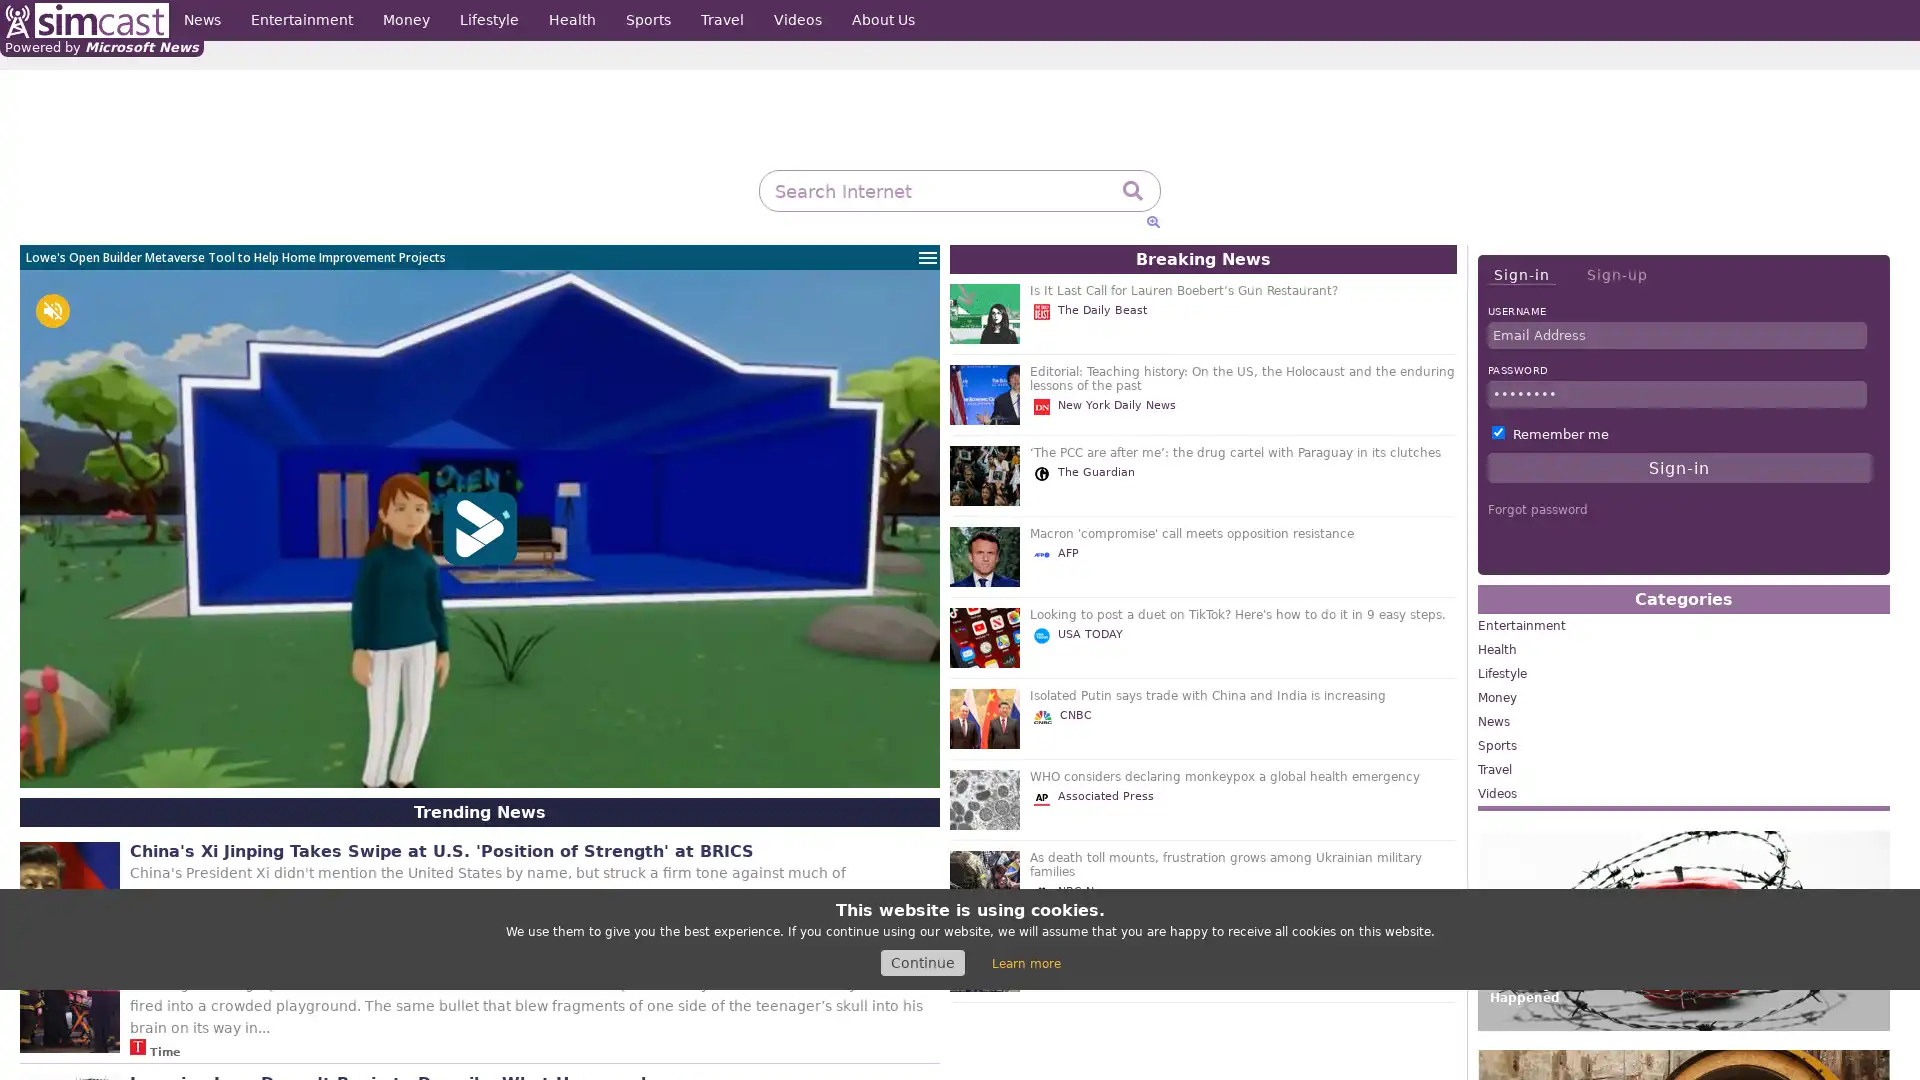  Describe the element at coordinates (52, 311) in the screenshot. I see `volume_offvolume_up` at that location.